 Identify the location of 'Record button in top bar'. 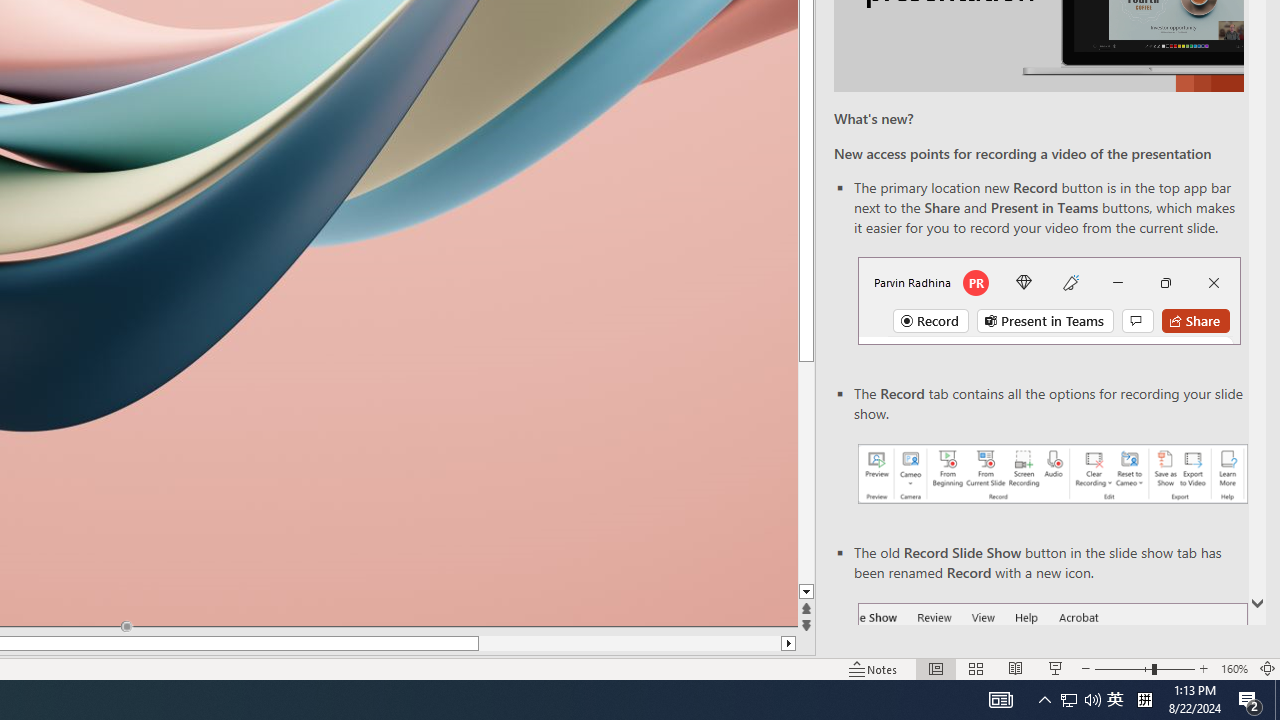
(1048, 300).